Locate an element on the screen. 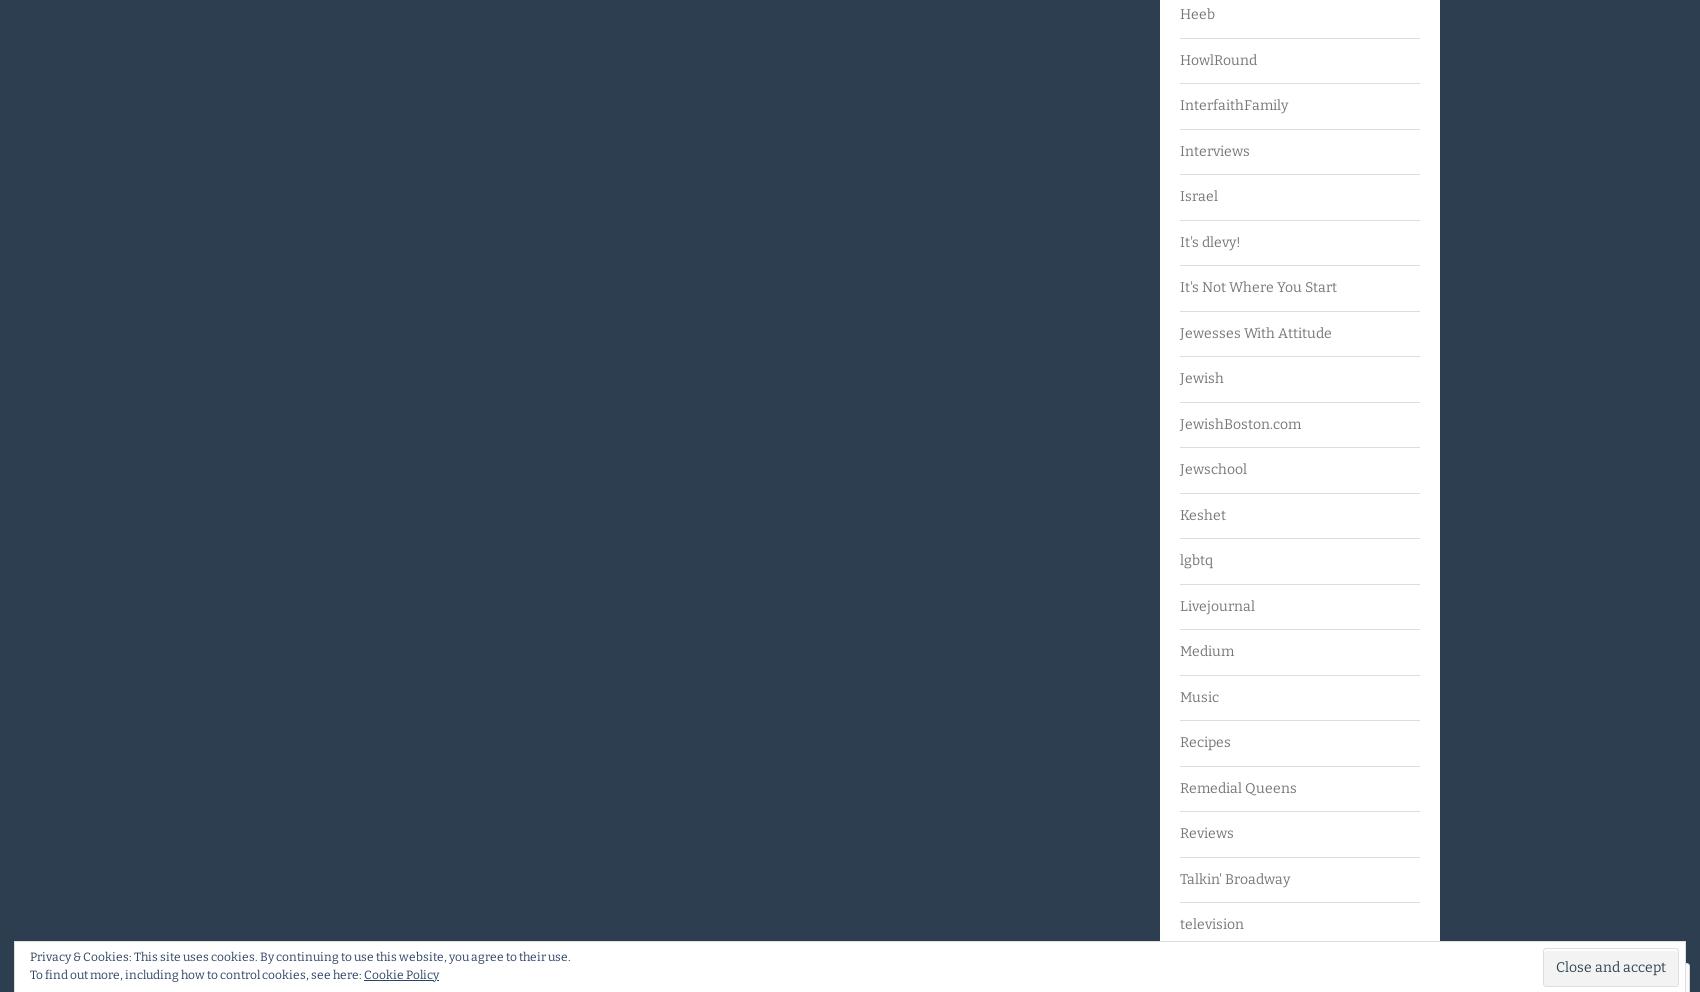 The image size is (1700, 992). 'It's Not Where You Start' is located at coordinates (1257, 286).